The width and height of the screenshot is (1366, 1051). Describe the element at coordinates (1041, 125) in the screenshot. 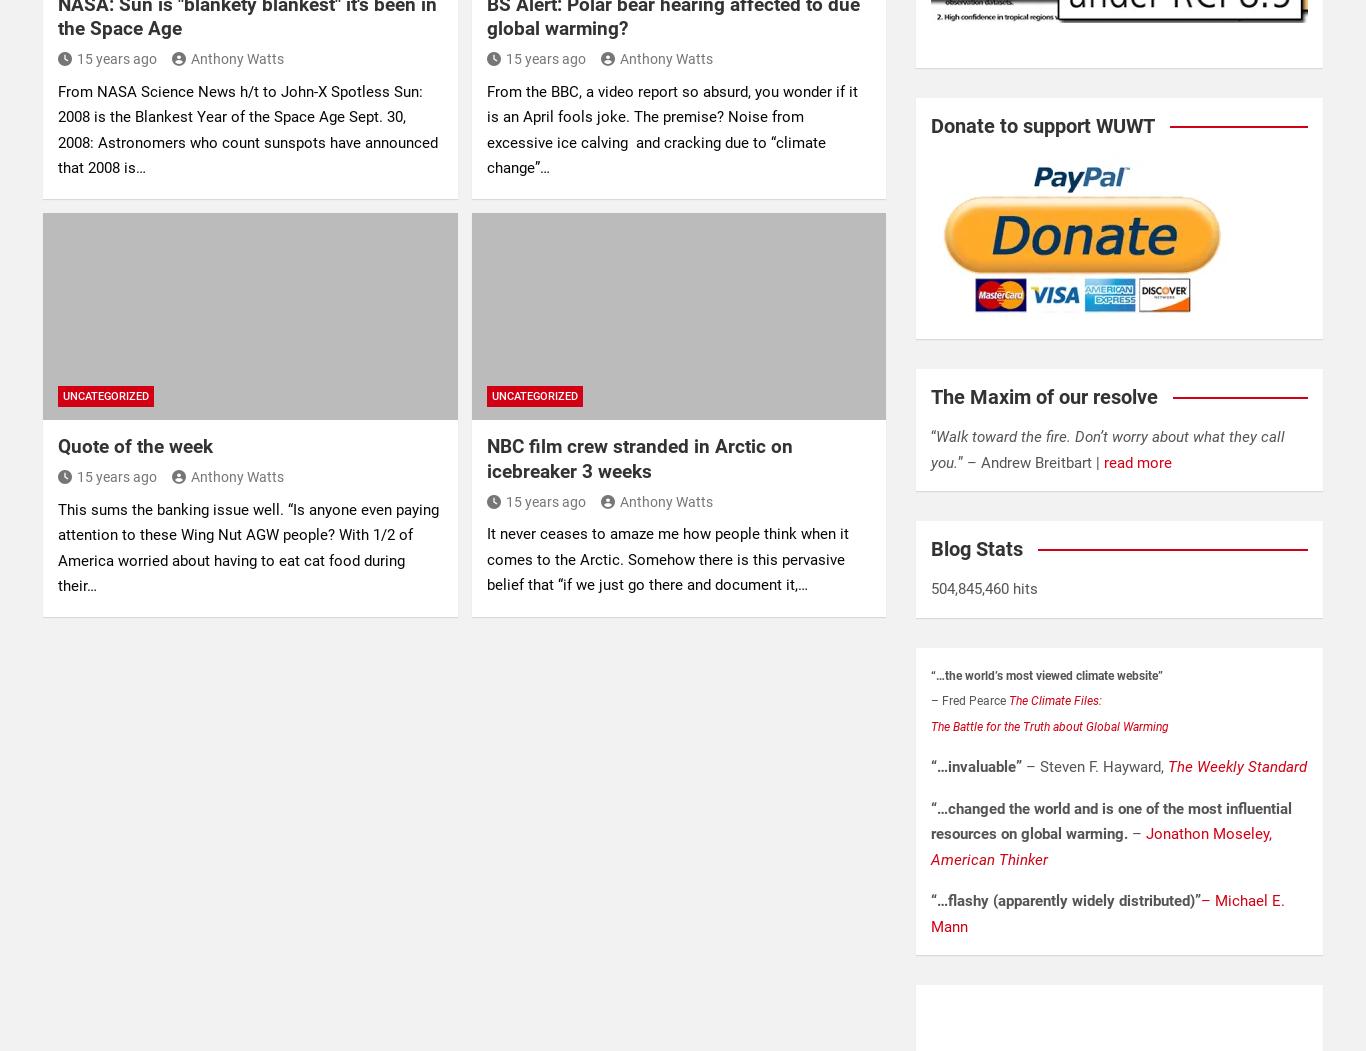

I see `'Donate to support WUWT'` at that location.